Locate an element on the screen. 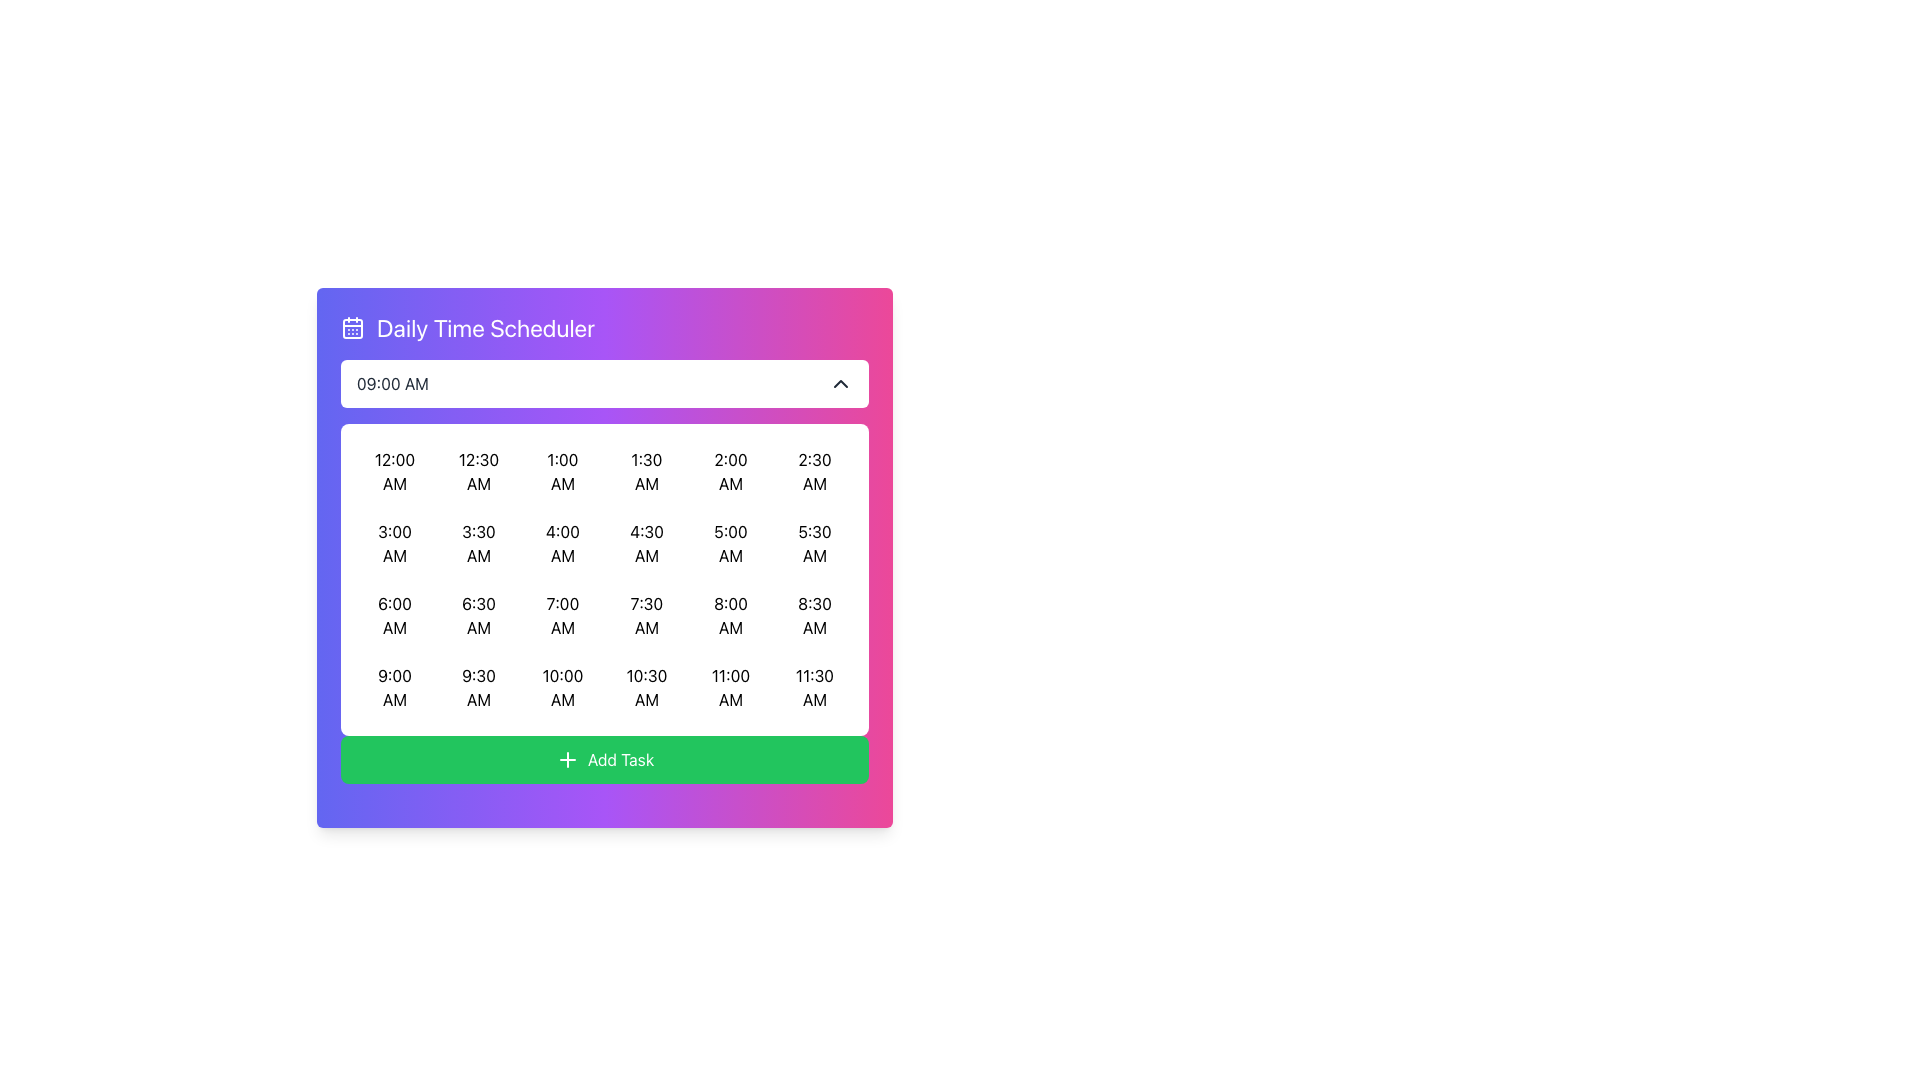  the SVG chevron icon located to the far right of the text '09:00 AM', which is part of a section control to collapse or minimize a dropdown menu is located at coordinates (840, 384).